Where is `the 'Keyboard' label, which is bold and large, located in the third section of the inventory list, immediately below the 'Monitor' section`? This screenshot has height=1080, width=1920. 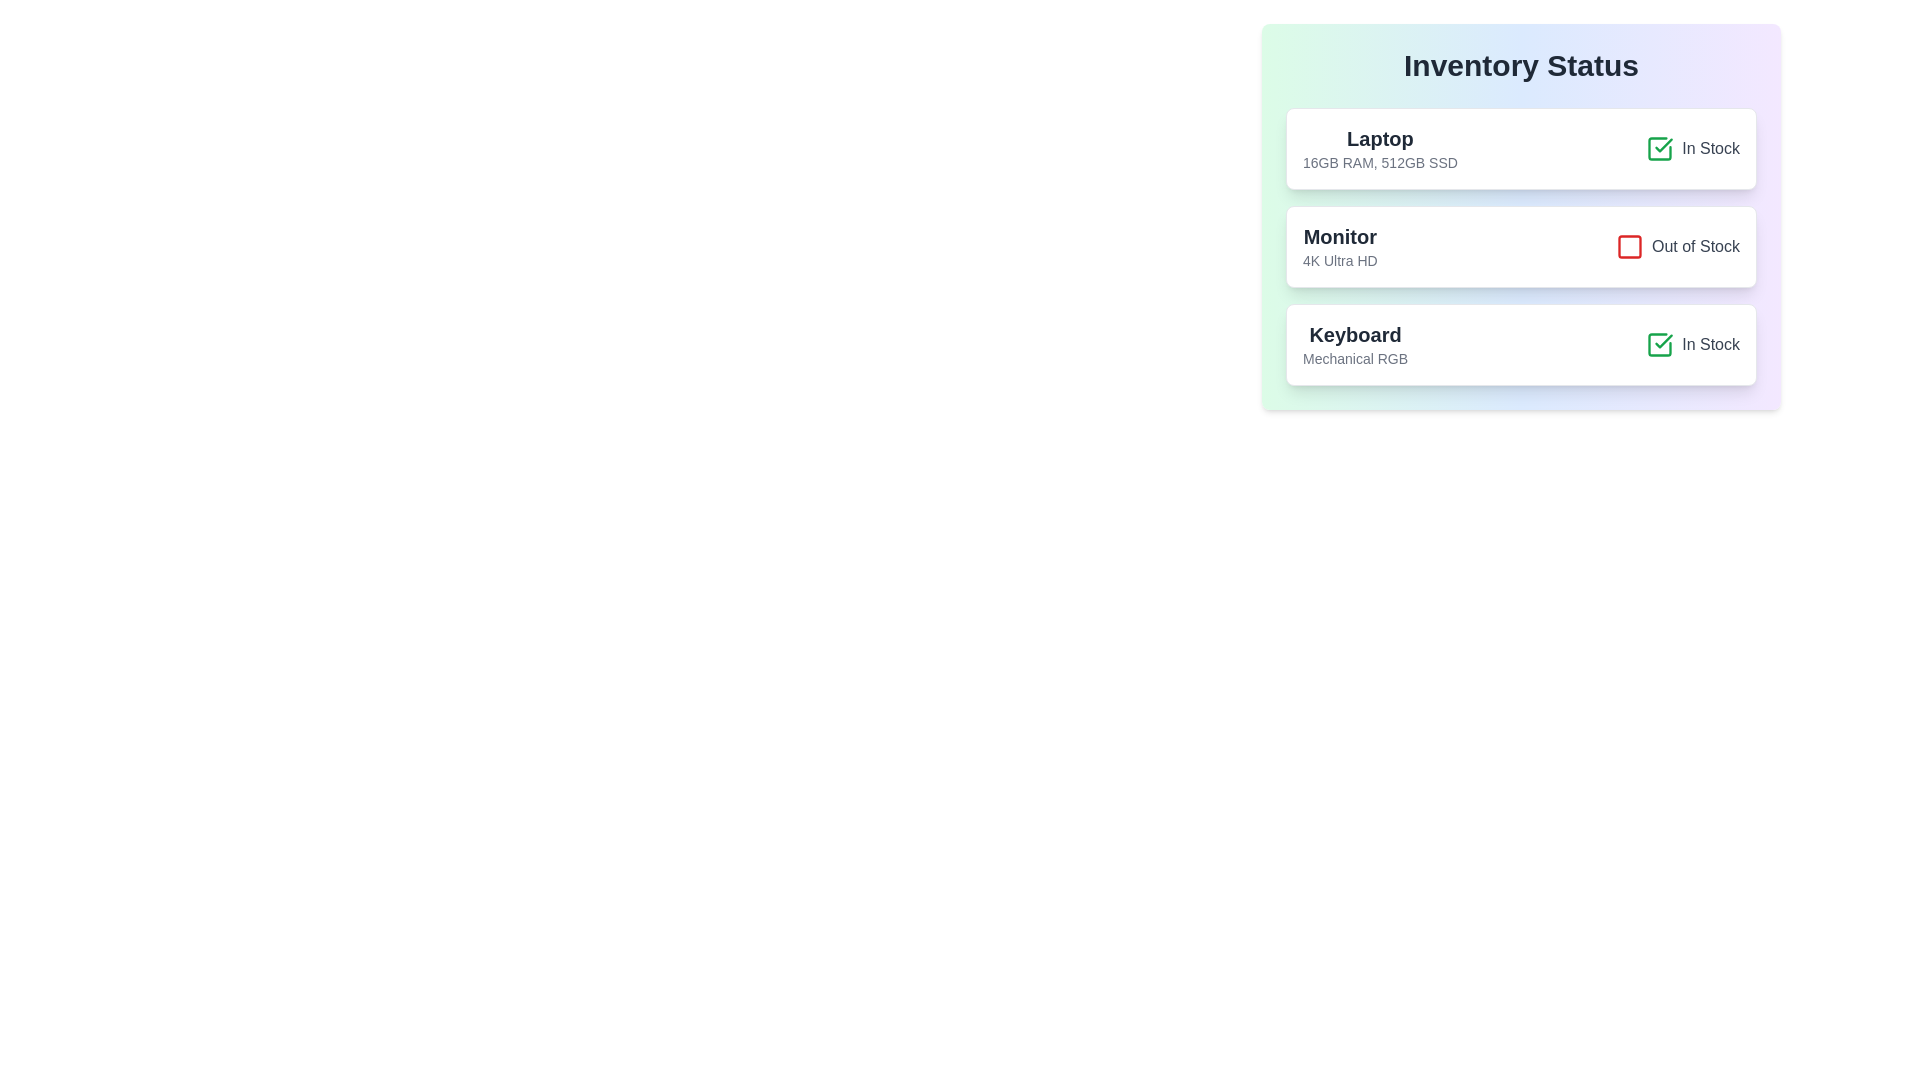
the 'Keyboard' label, which is bold and large, located in the third section of the inventory list, immediately below the 'Monitor' section is located at coordinates (1355, 343).